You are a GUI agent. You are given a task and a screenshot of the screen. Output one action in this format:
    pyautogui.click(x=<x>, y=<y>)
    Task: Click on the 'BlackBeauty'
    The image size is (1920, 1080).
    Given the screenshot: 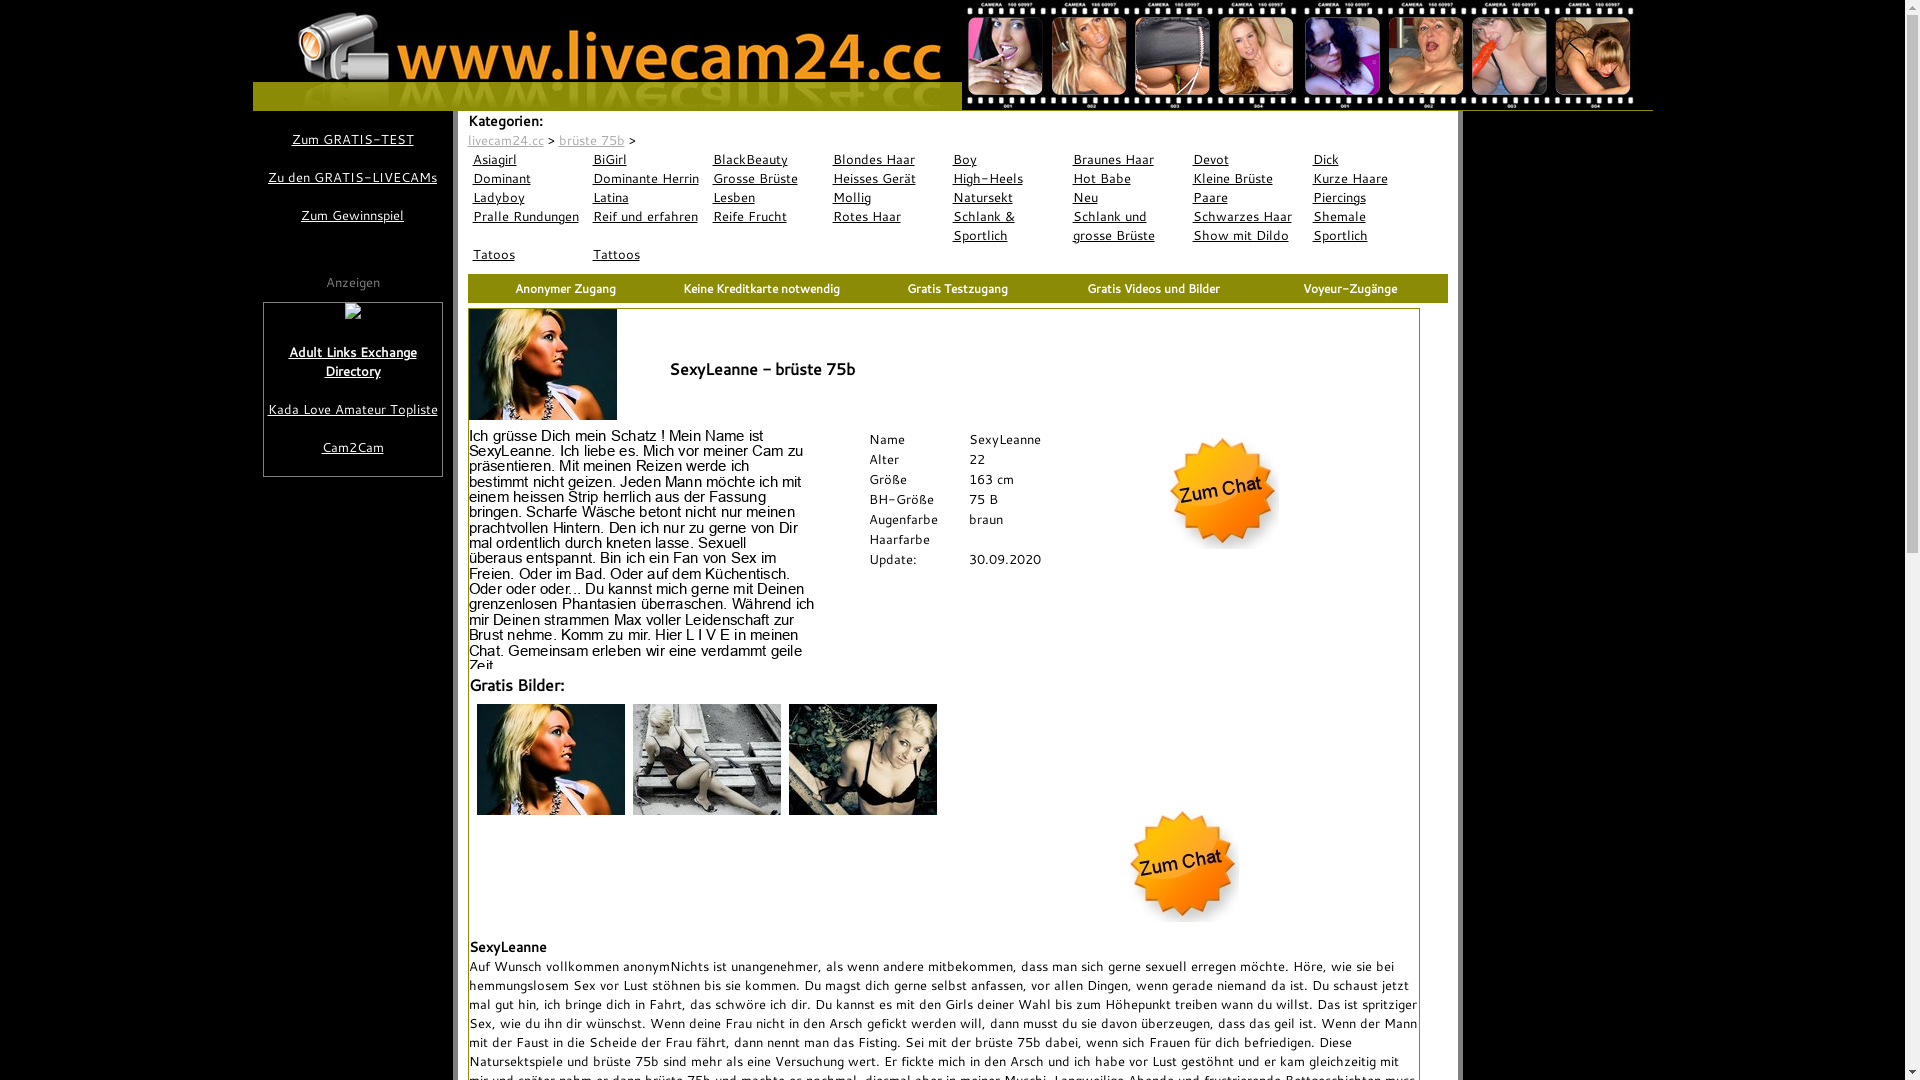 What is the action you would take?
    pyautogui.click(x=767, y=158)
    